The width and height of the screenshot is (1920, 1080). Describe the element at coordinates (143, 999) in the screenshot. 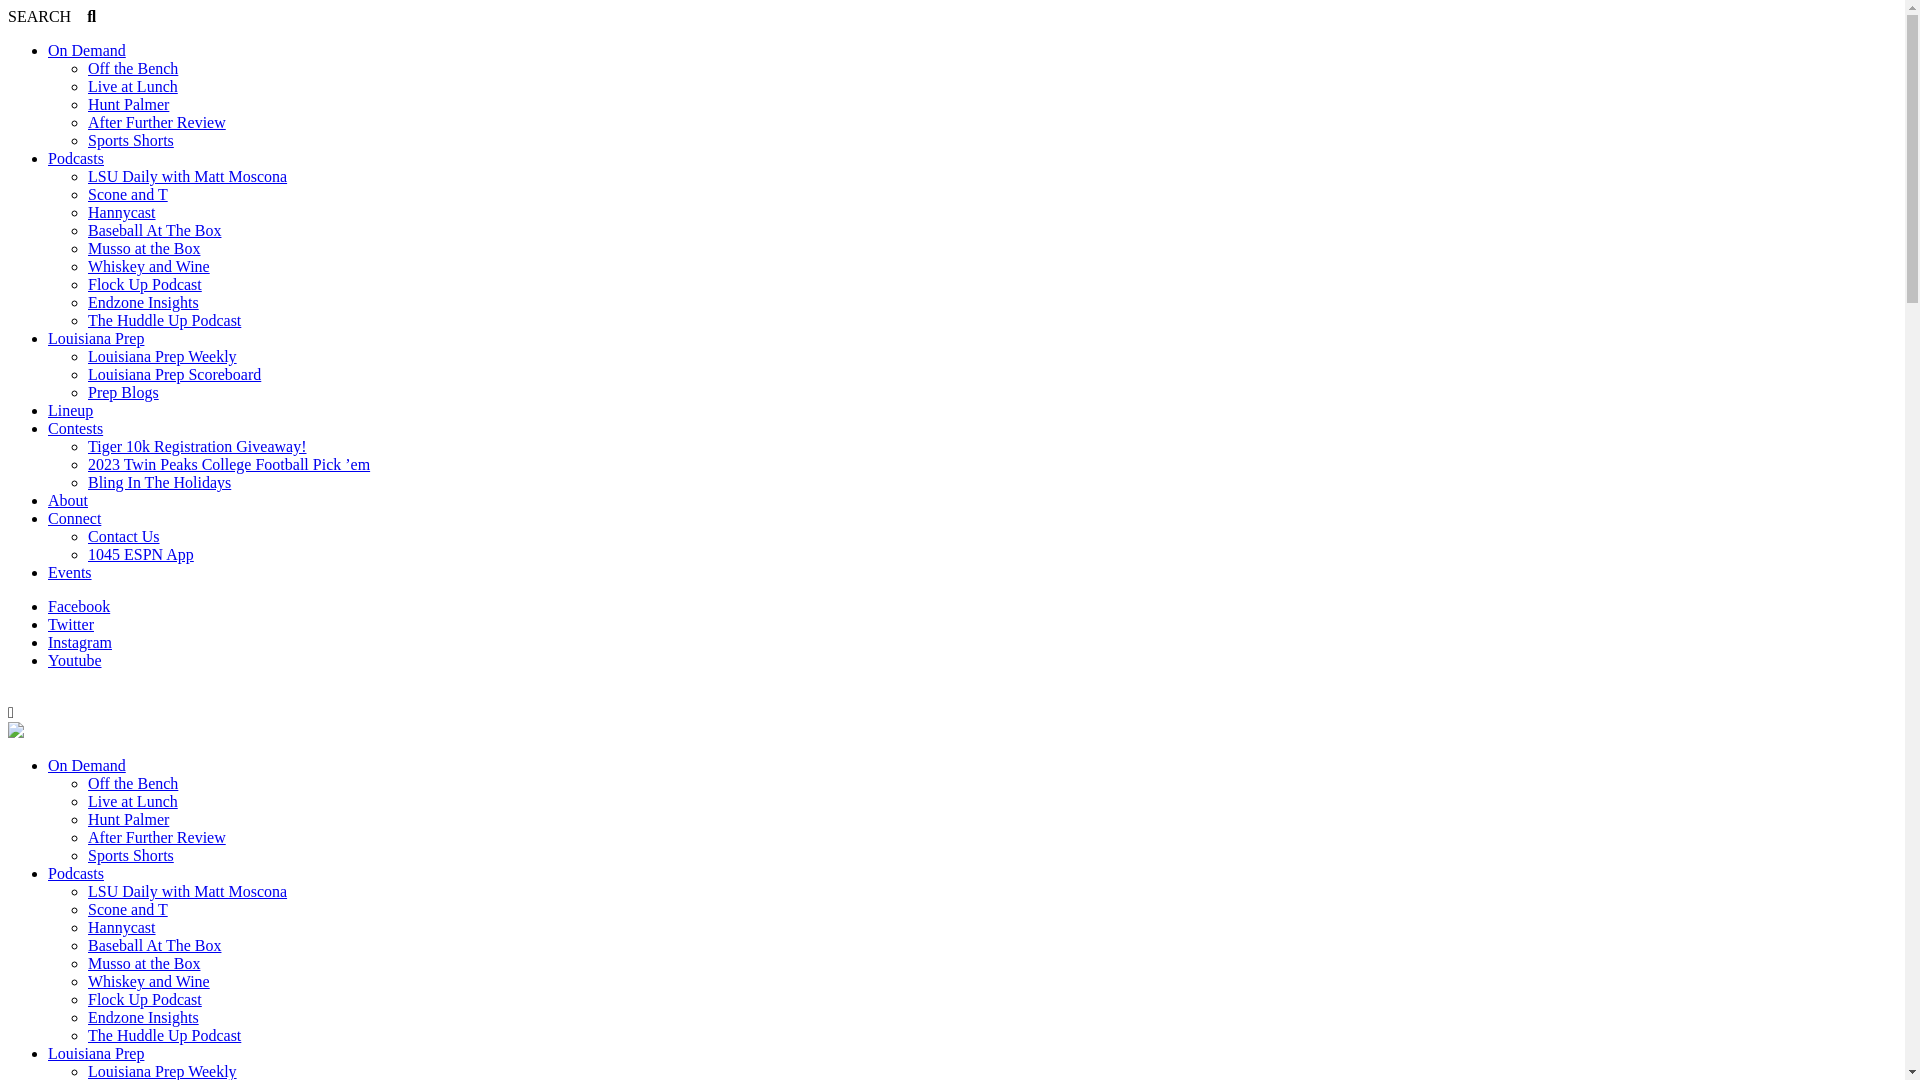

I see `'Flock Up Podcast'` at that location.